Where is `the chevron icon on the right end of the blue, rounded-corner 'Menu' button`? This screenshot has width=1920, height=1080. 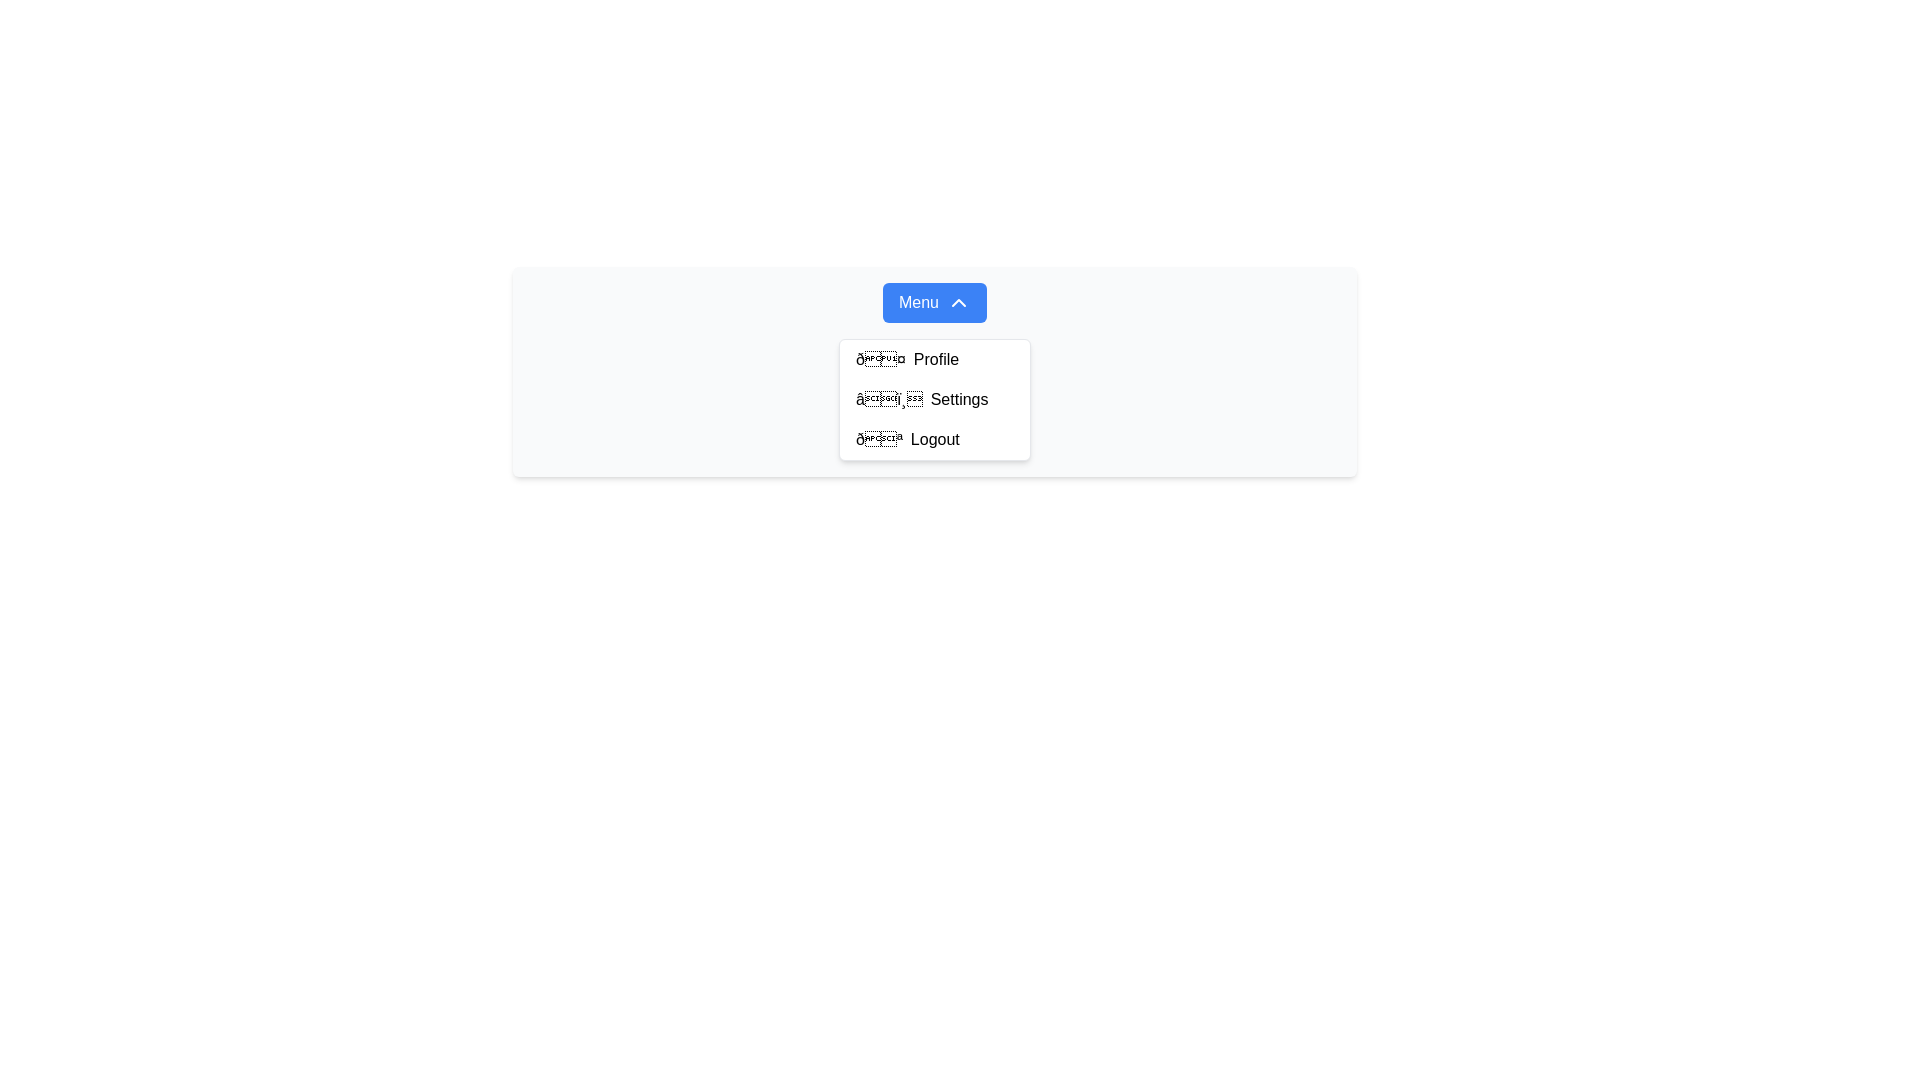 the chevron icon on the right end of the blue, rounded-corner 'Menu' button is located at coordinates (958, 303).